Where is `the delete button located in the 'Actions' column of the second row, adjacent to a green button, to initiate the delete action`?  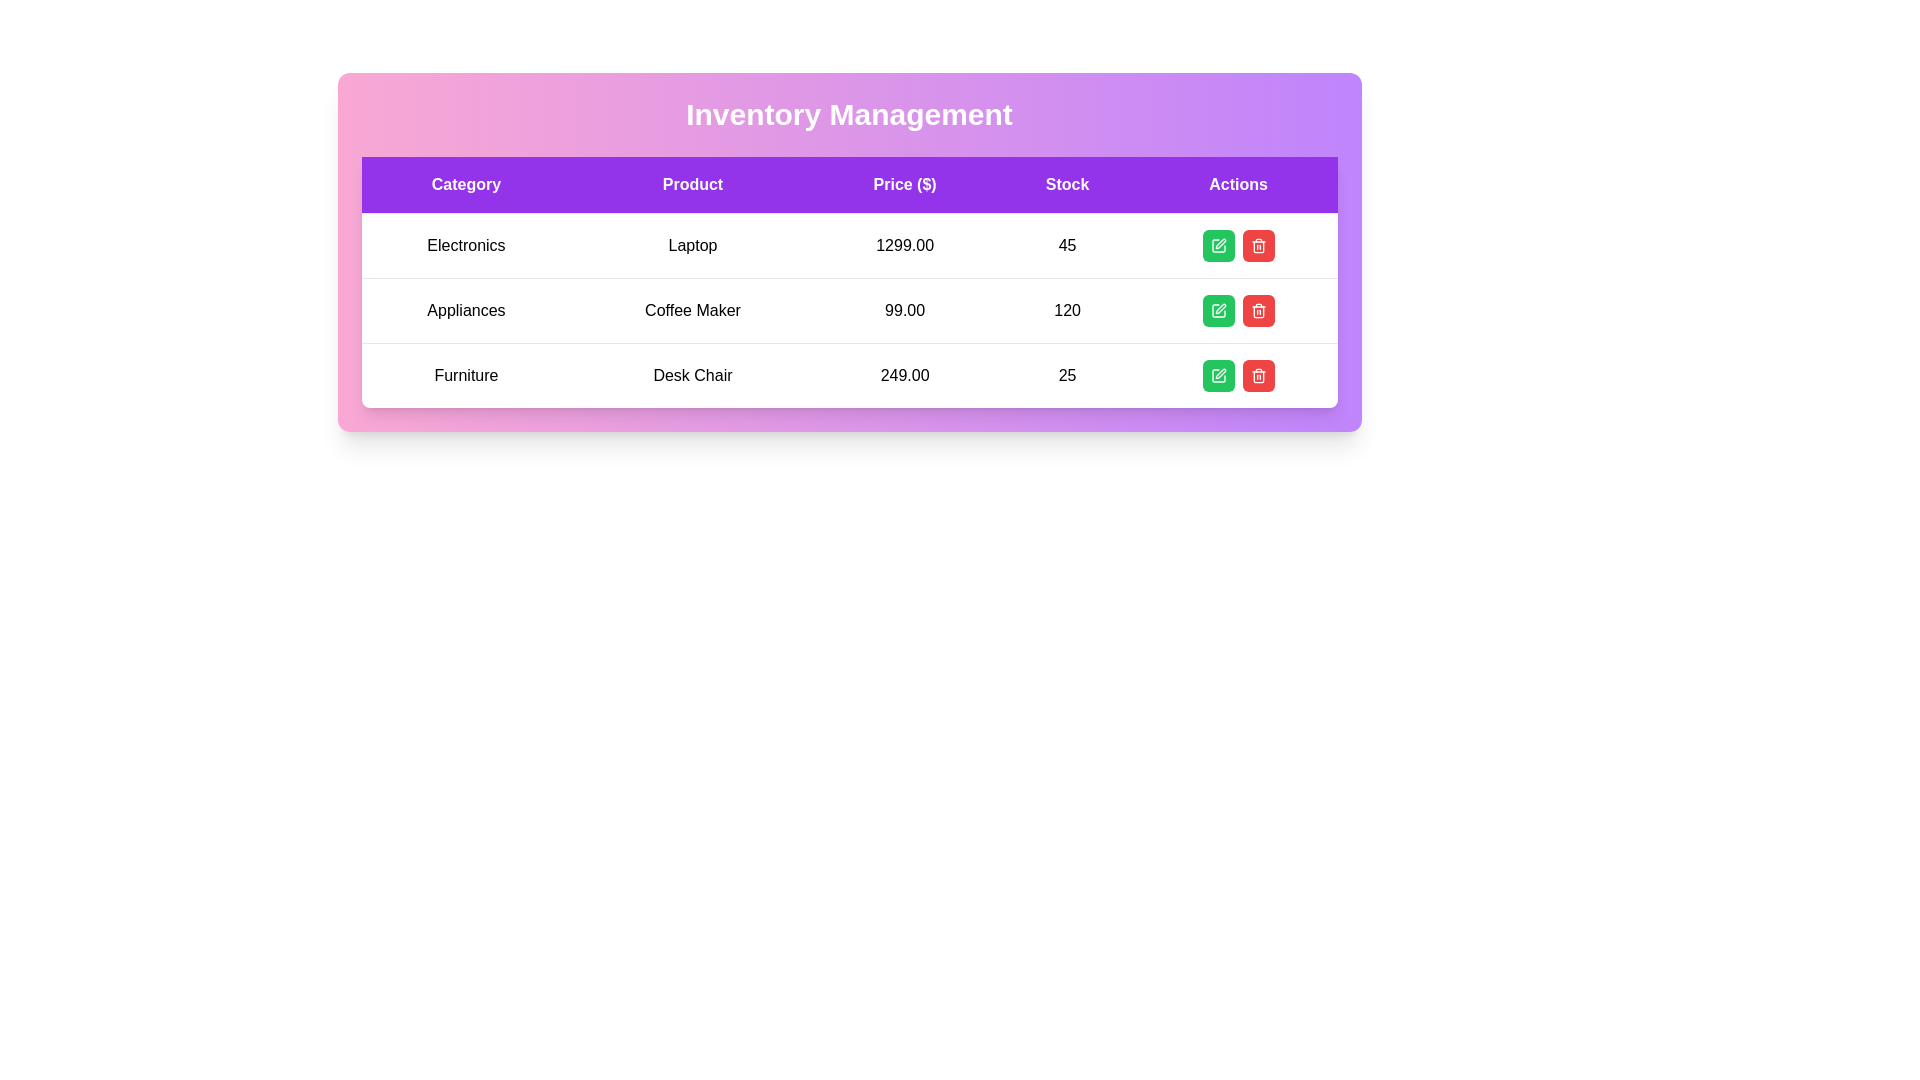 the delete button located in the 'Actions' column of the second row, adjacent to a green button, to initiate the delete action is located at coordinates (1257, 311).